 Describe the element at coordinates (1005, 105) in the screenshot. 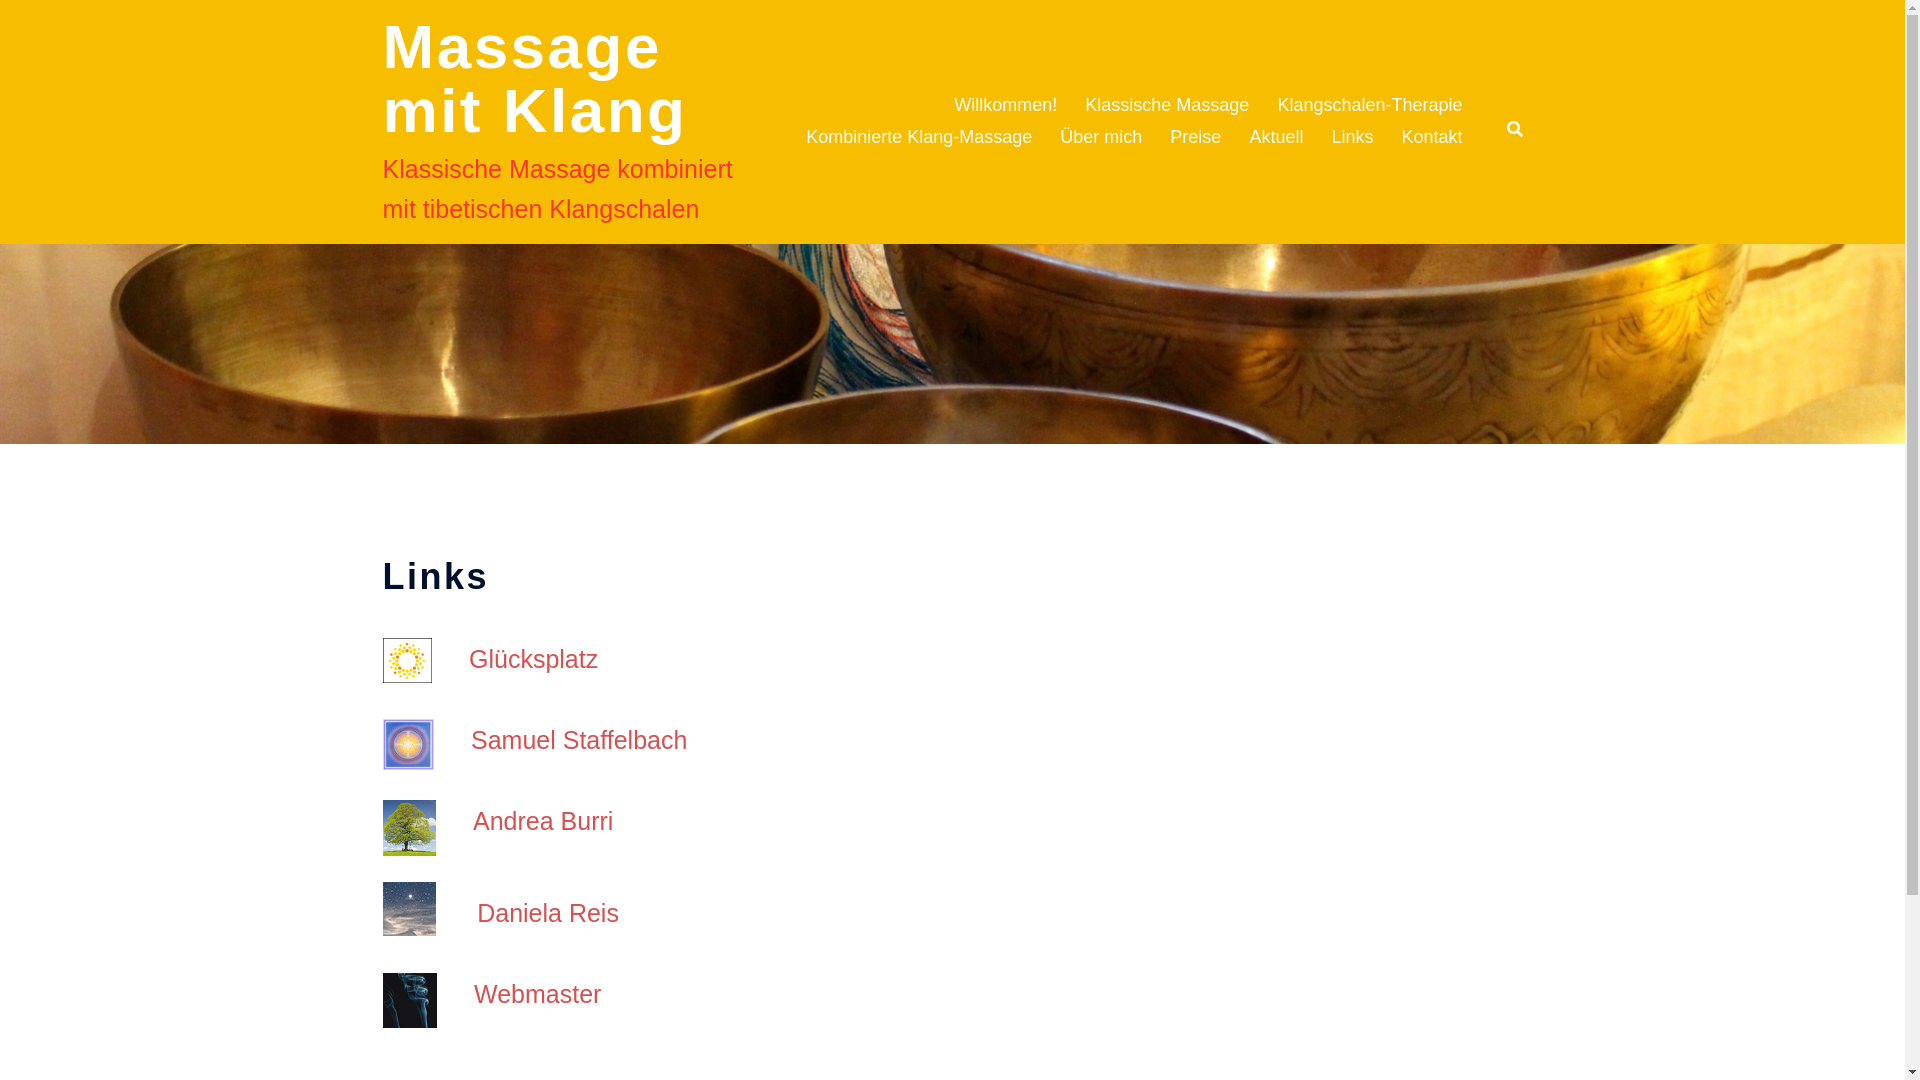

I see `'Willkommen!'` at that location.